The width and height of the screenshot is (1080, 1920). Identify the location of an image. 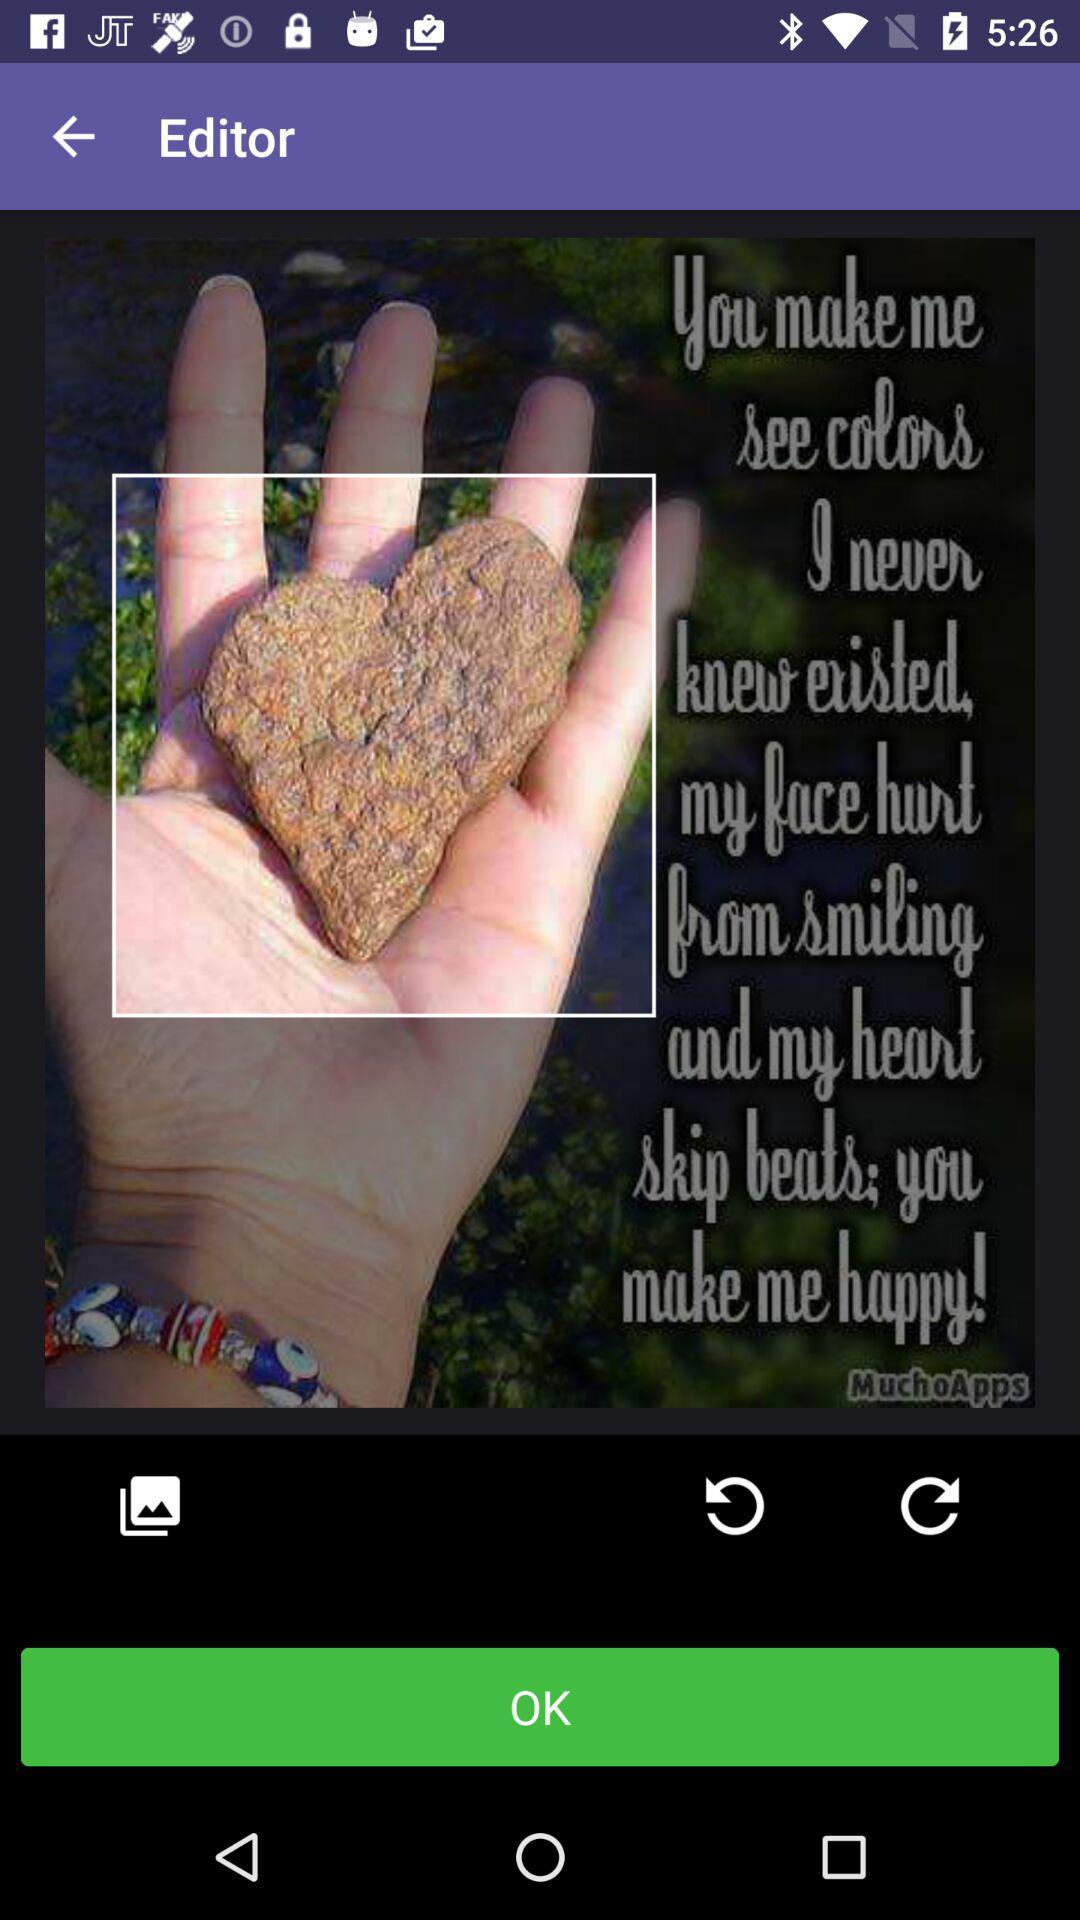
(149, 1506).